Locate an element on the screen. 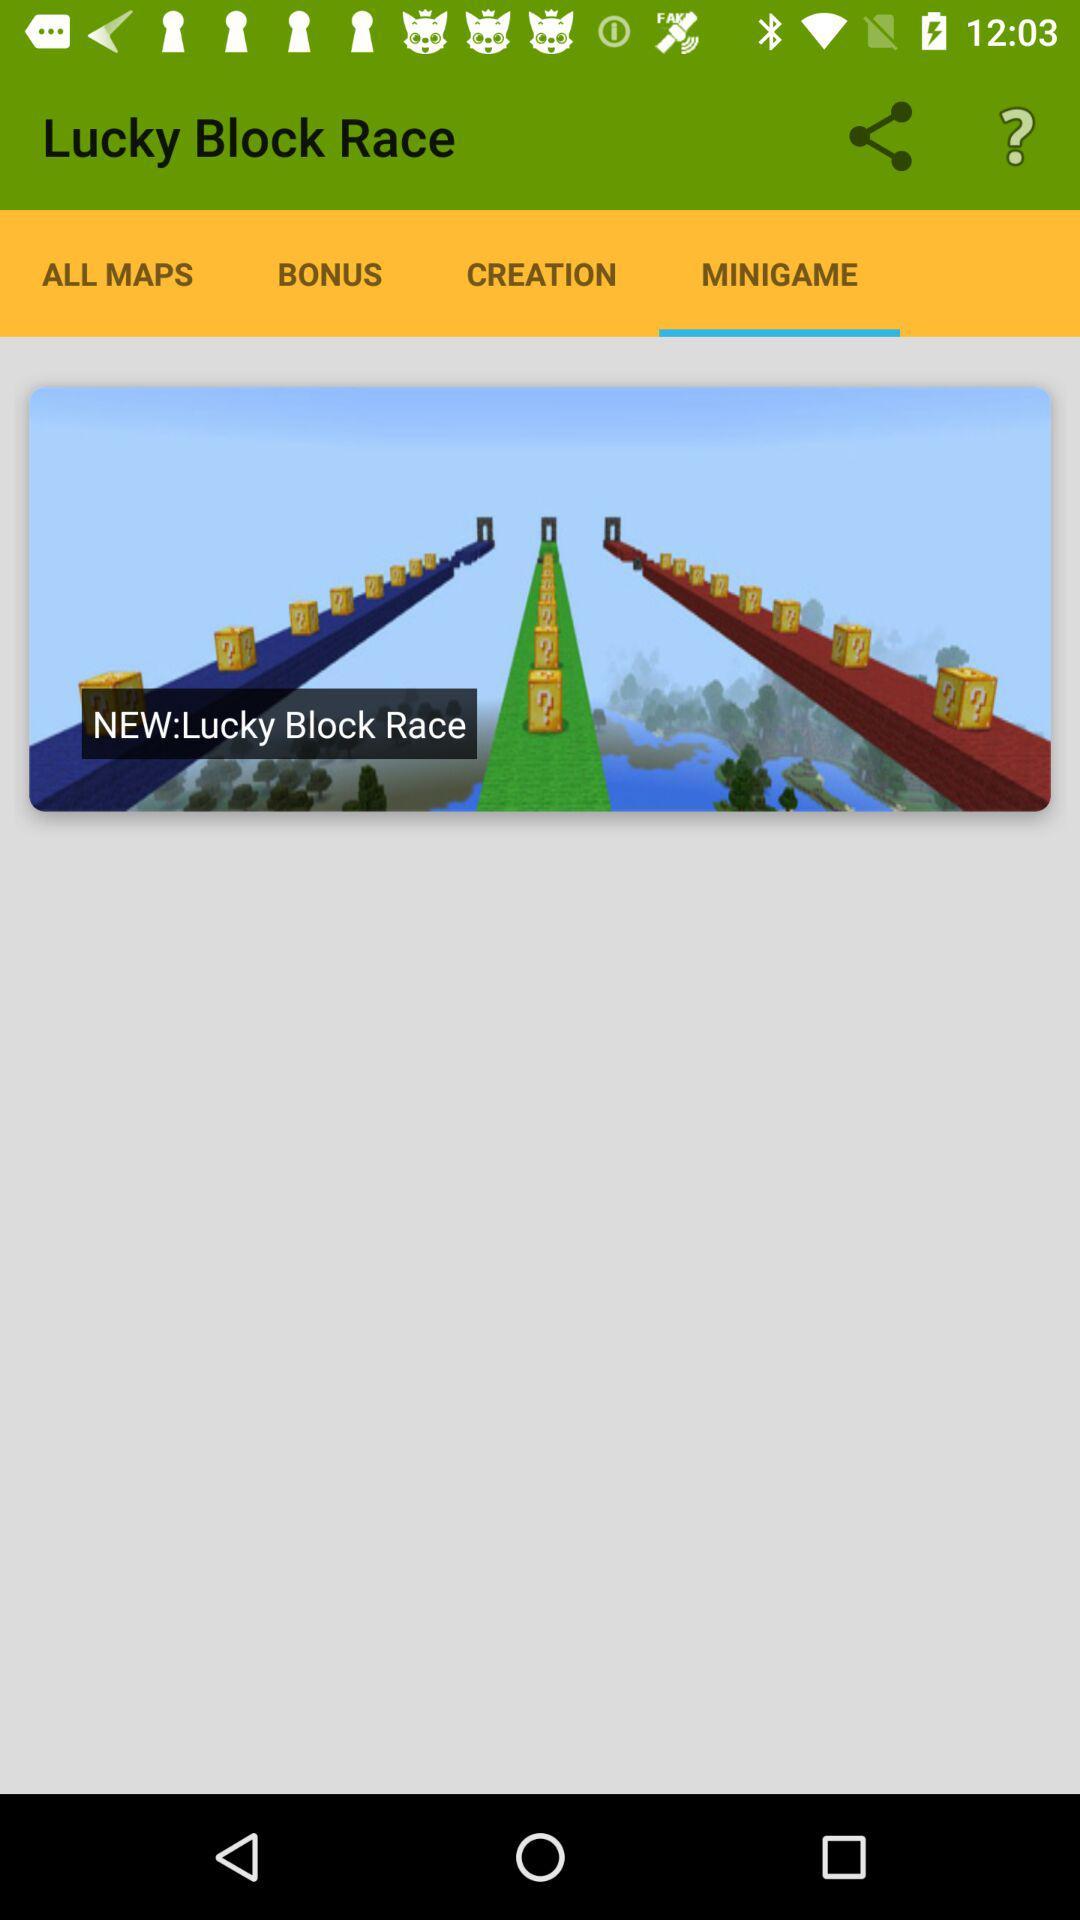 This screenshot has height=1920, width=1080. the new lucky block is located at coordinates (279, 722).